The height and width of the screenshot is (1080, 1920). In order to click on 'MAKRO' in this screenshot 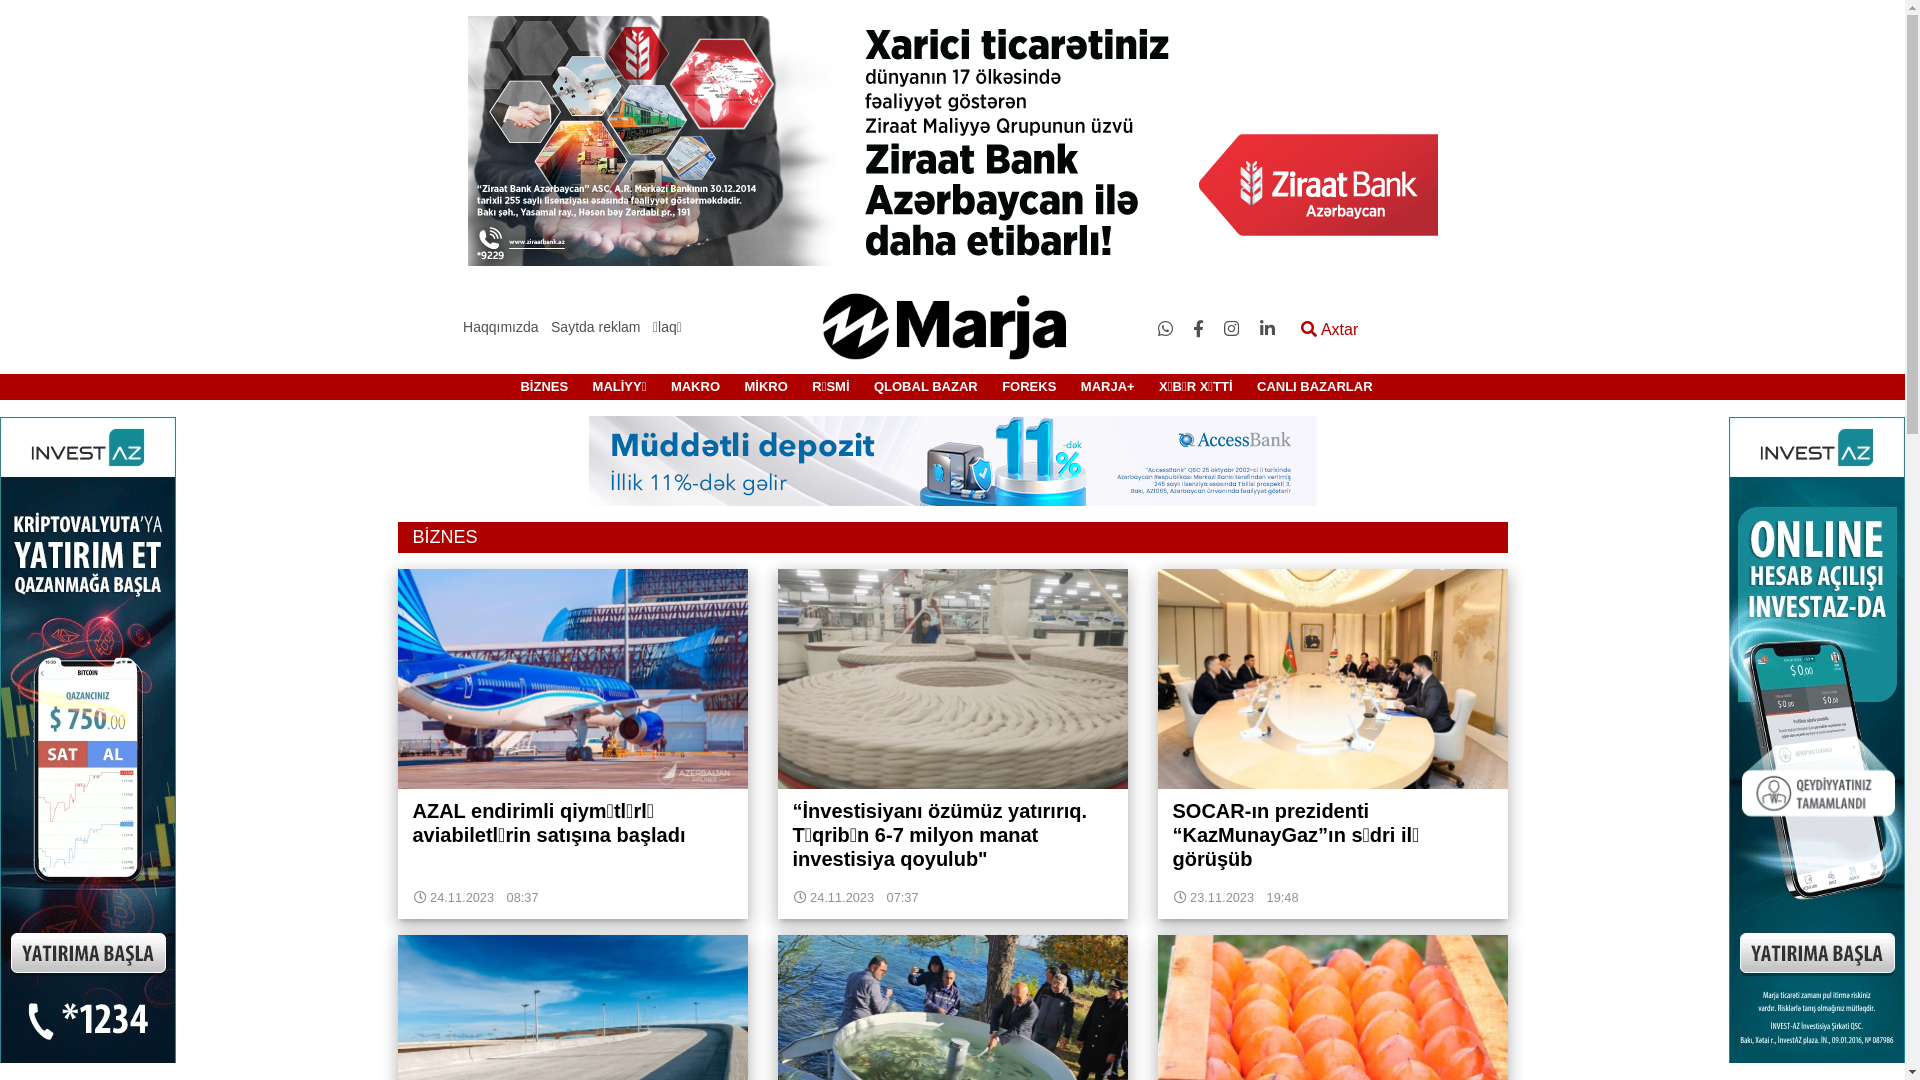, I will do `click(695, 386)`.